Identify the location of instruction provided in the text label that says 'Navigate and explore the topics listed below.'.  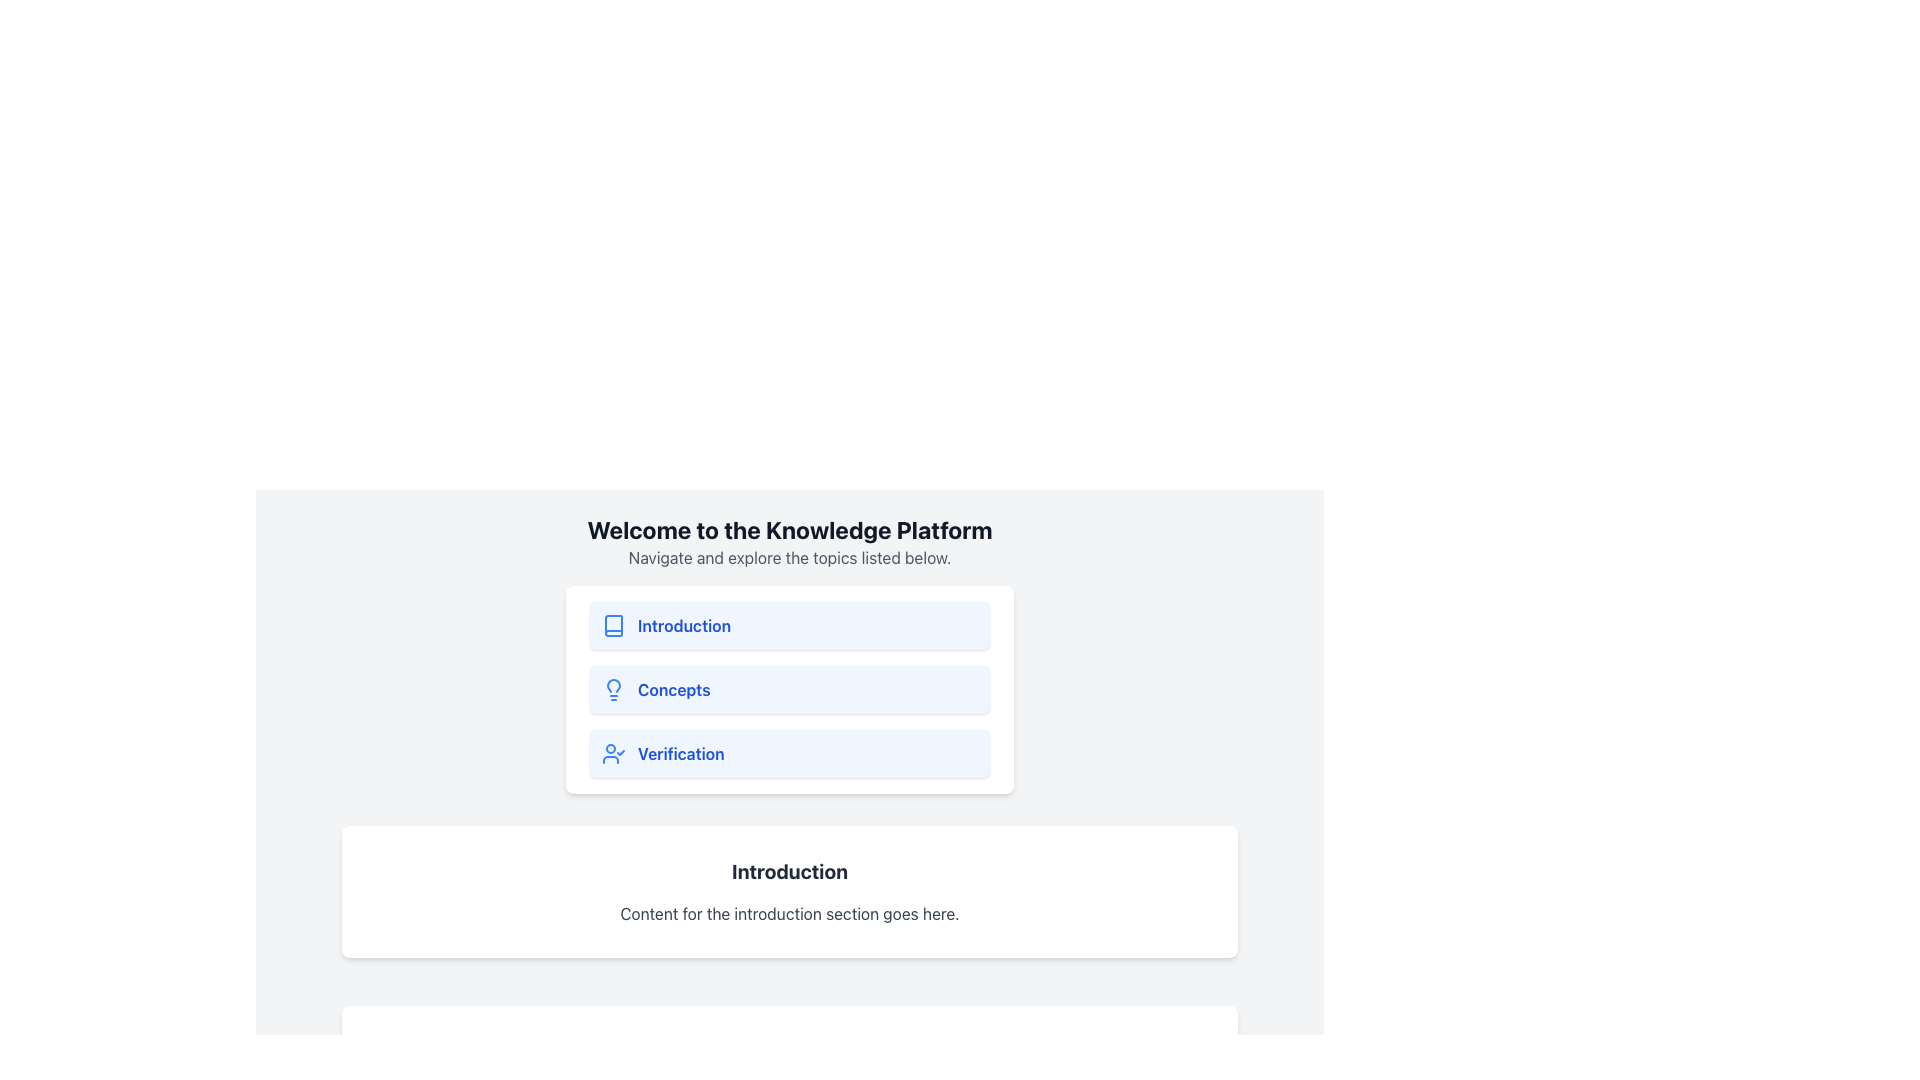
(789, 558).